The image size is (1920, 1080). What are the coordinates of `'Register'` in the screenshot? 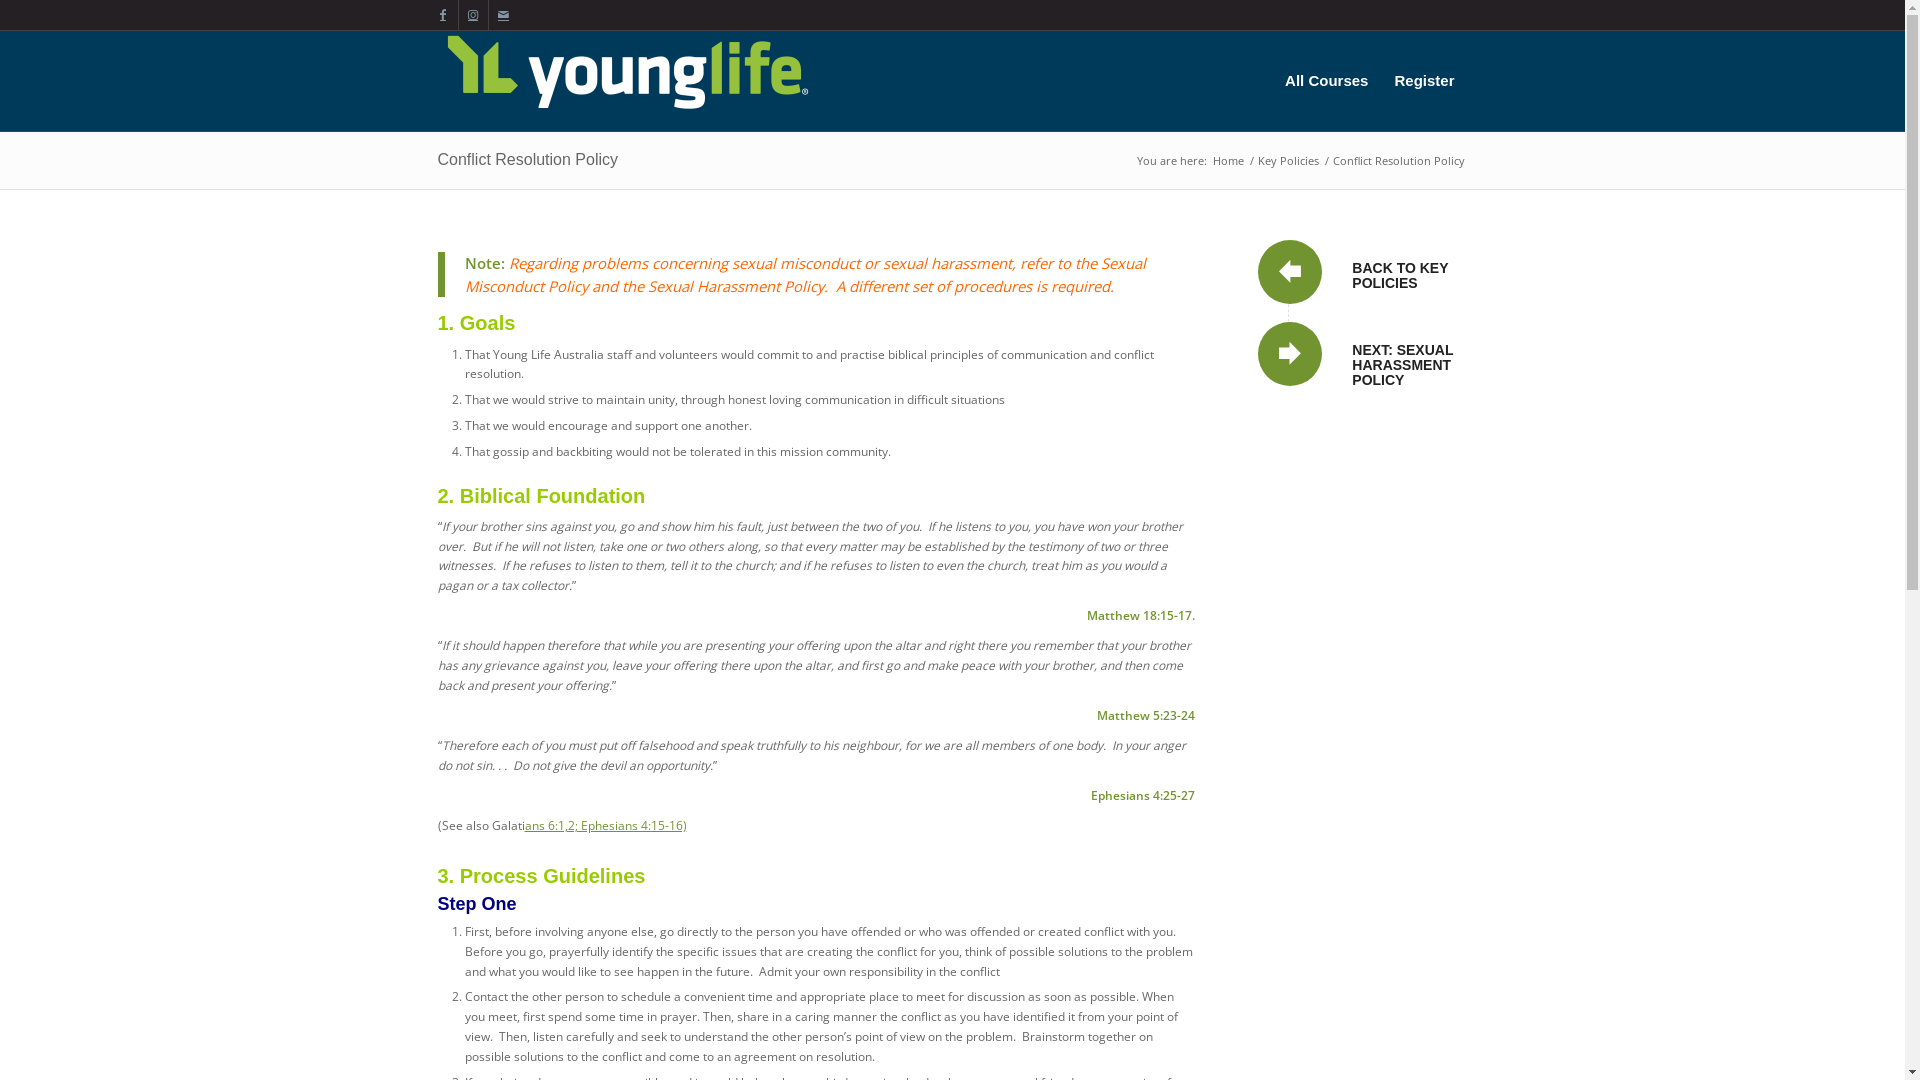 It's located at (1423, 80).